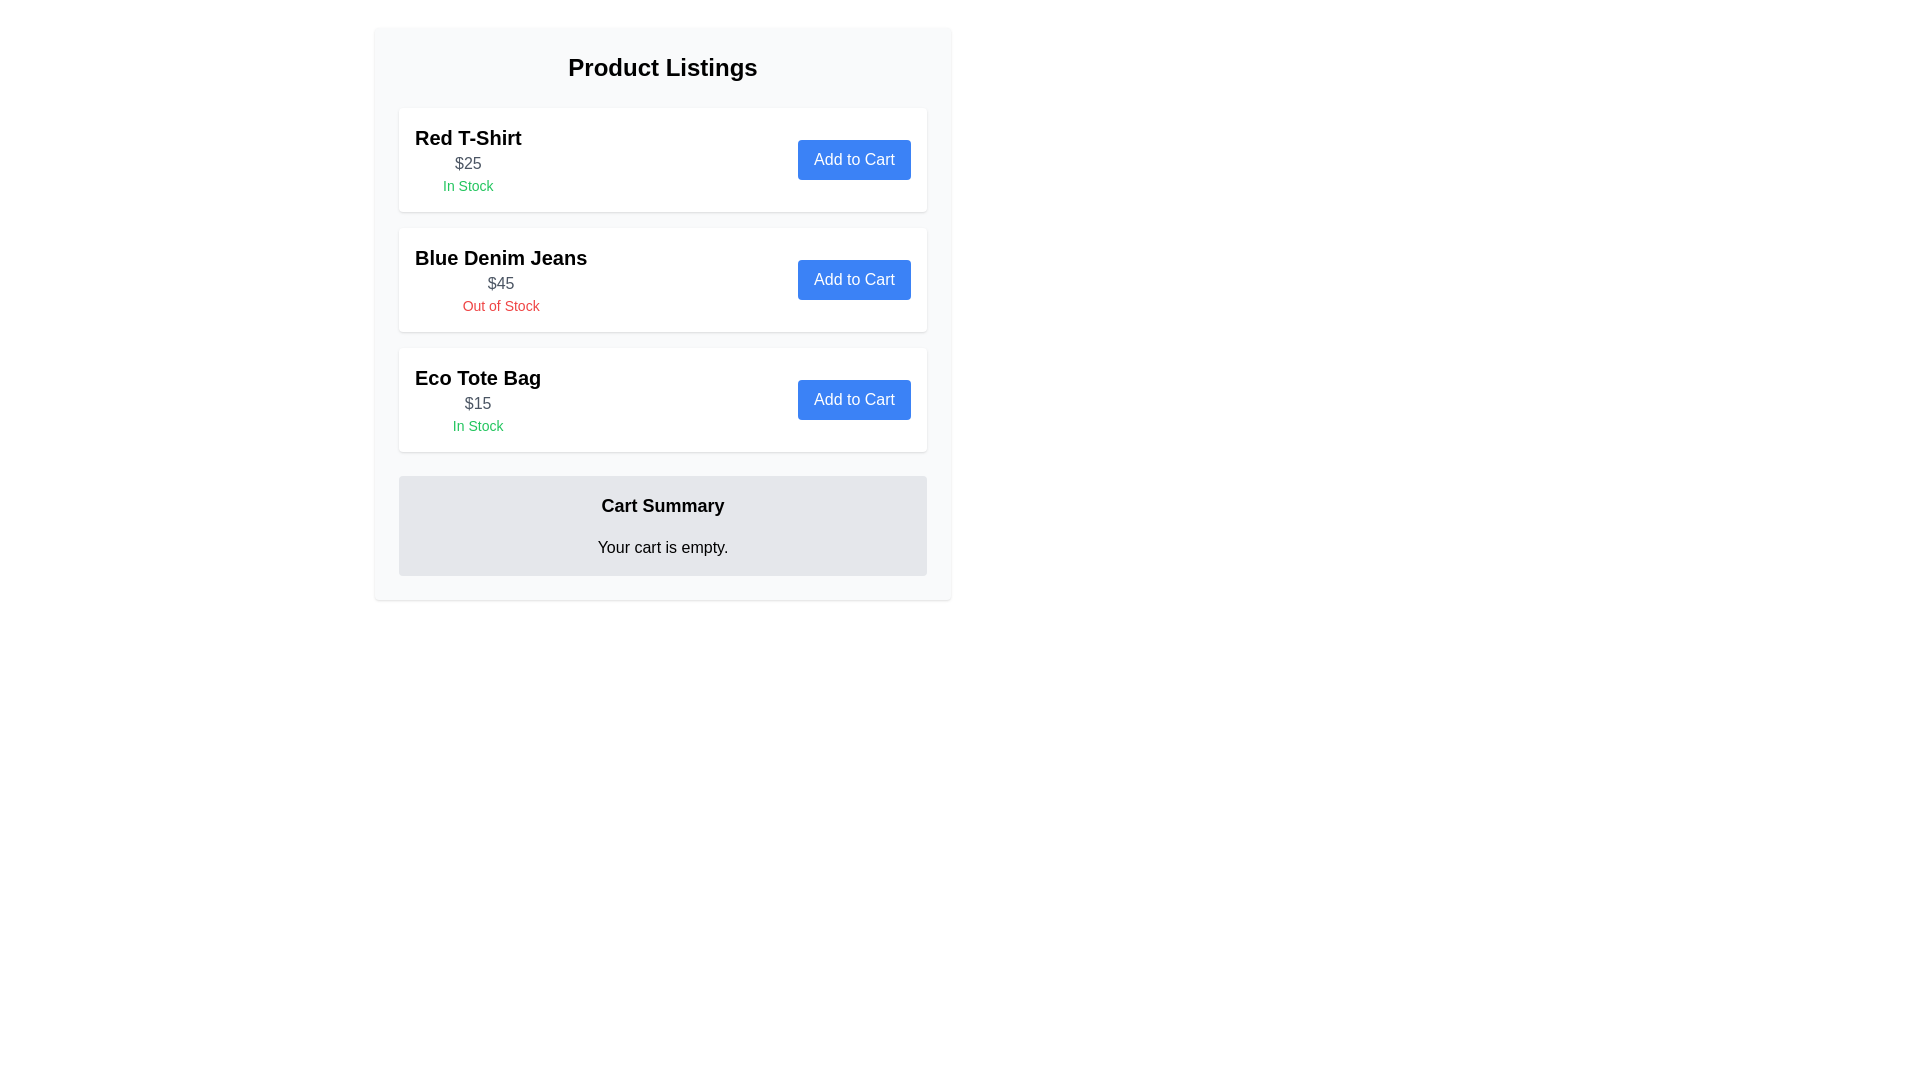 The height and width of the screenshot is (1080, 1920). What do you see at coordinates (662, 504) in the screenshot?
I see `the 'Cart Summary' text label` at bounding box center [662, 504].